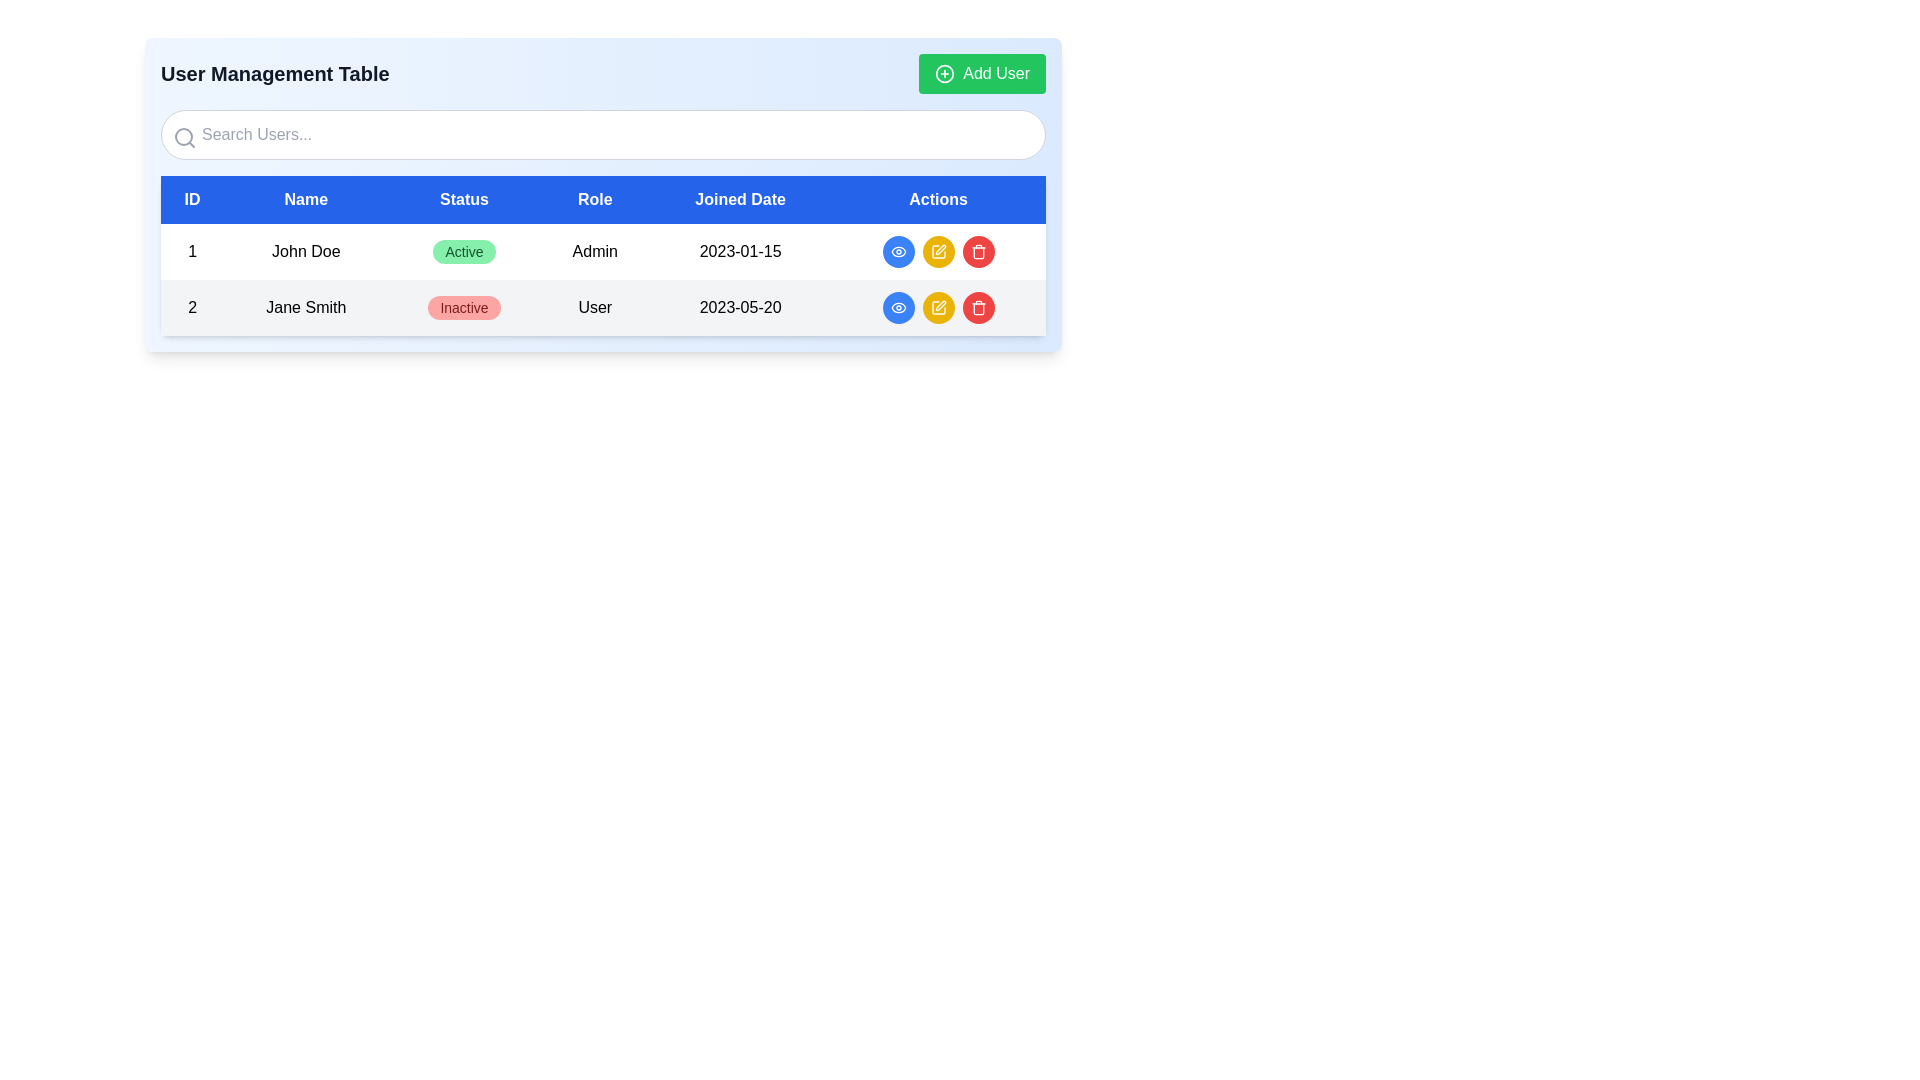  Describe the element at coordinates (739, 250) in the screenshot. I see `the static text label displaying the date '2023-01-15' in the 'Joined Date' column for user 'John Doe' with role 'Admin'` at that location.